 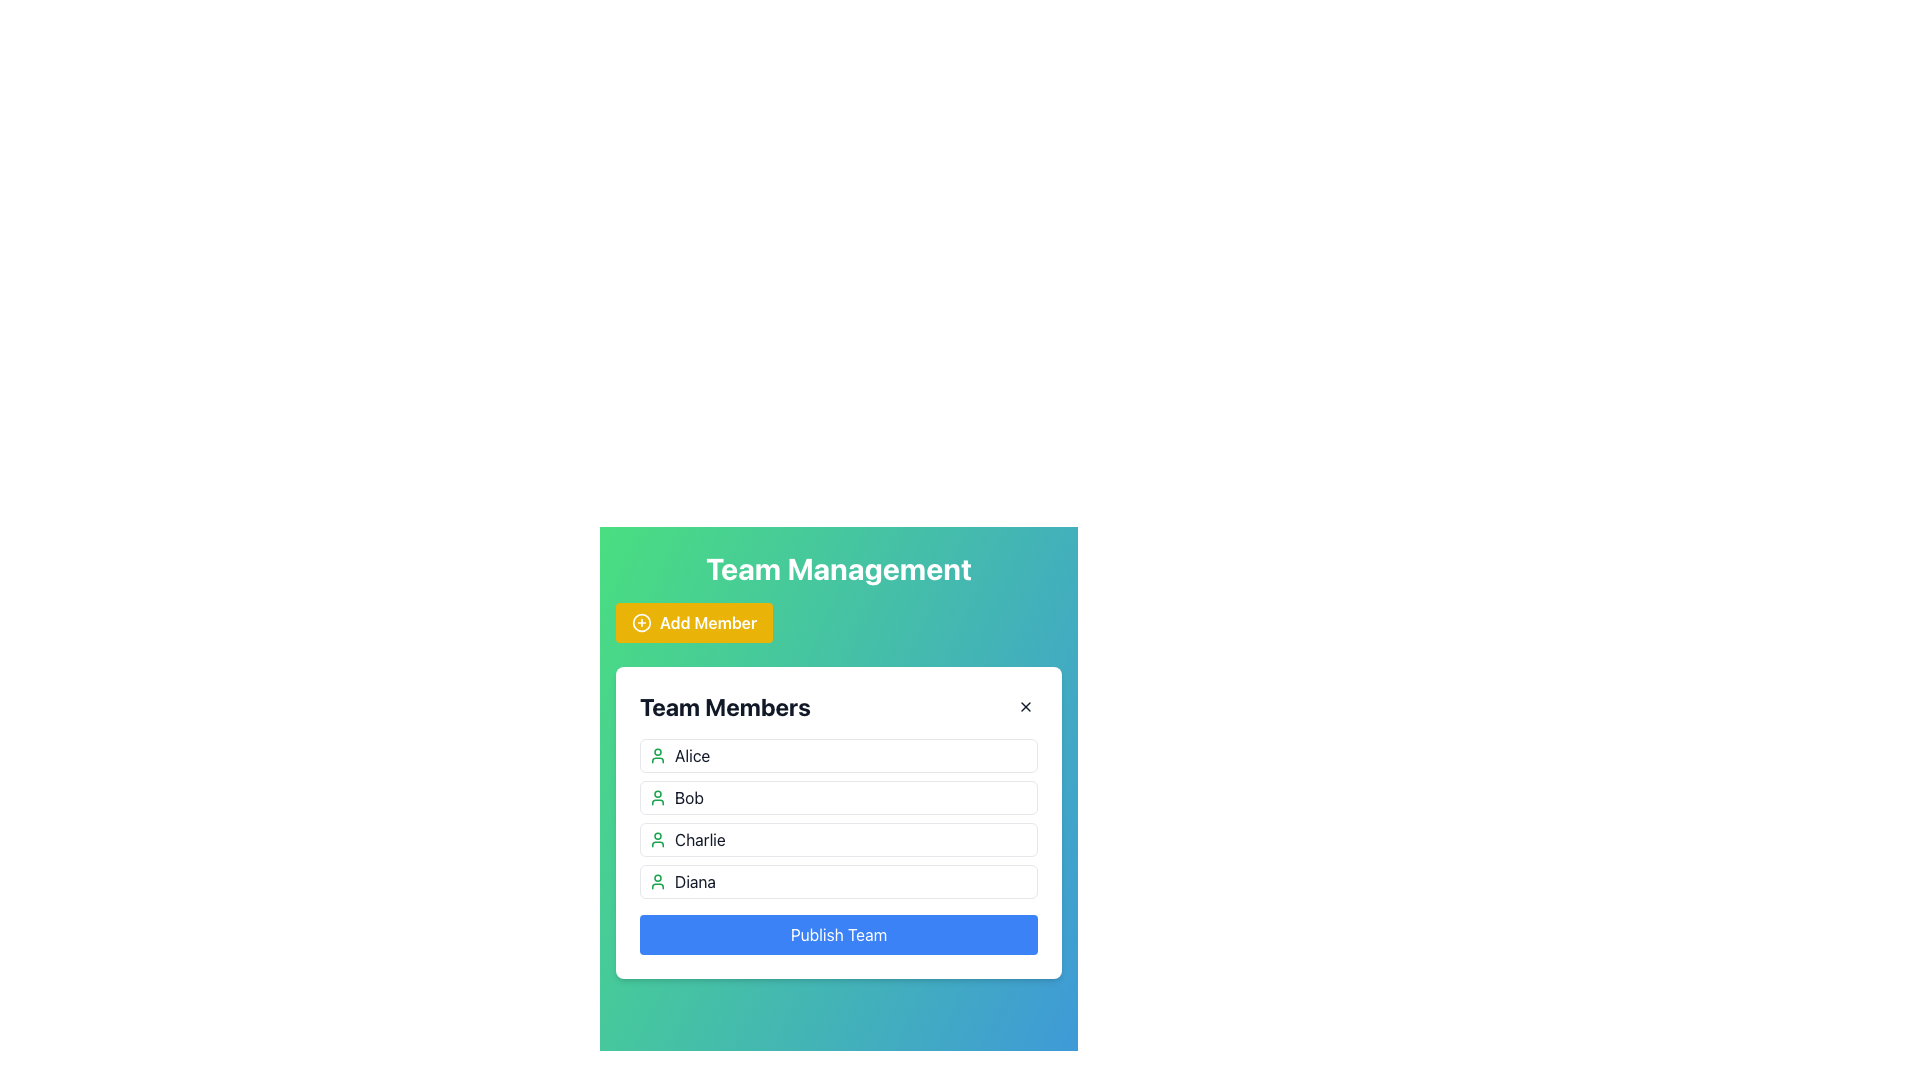 What do you see at coordinates (724, 705) in the screenshot?
I see `the 'Team Members' text label which is bold and large, located at the top-left corner of its containing card interface` at bounding box center [724, 705].